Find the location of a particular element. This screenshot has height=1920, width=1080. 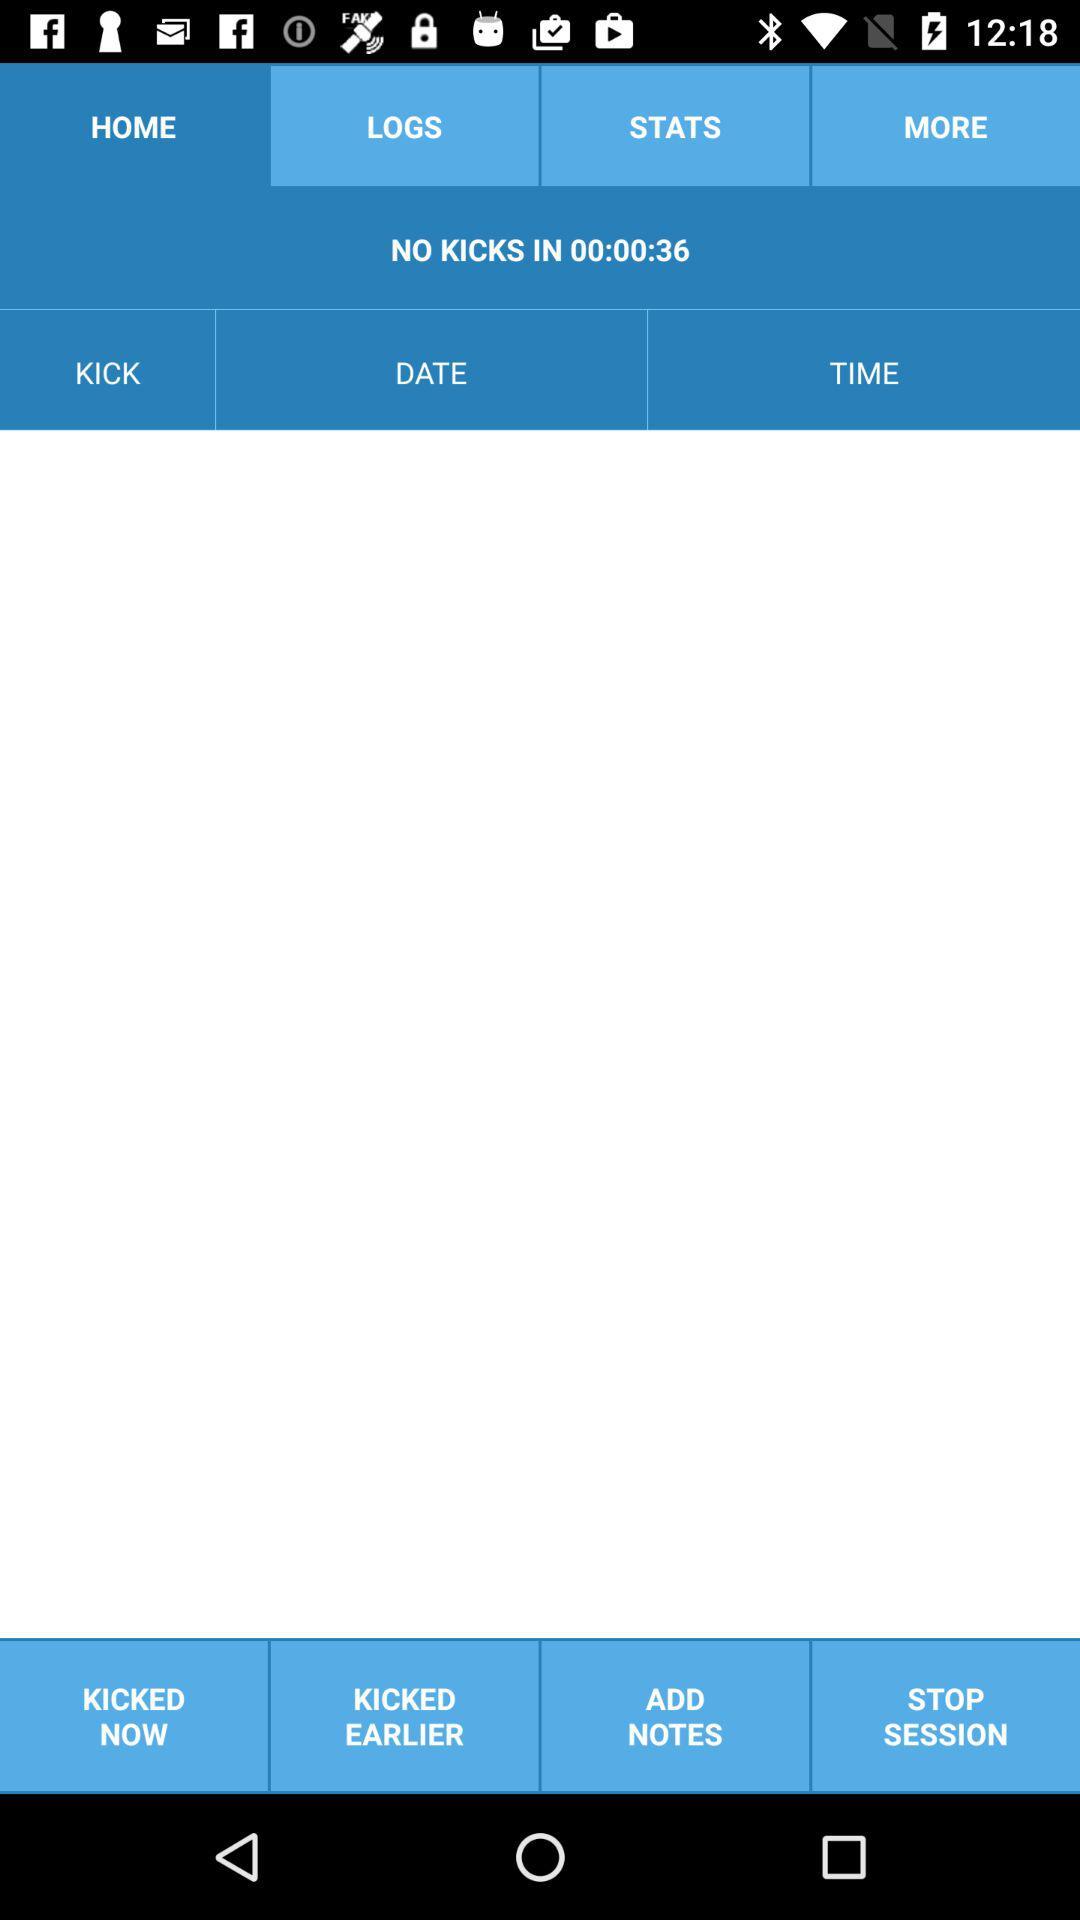

add is located at coordinates (675, 1715).